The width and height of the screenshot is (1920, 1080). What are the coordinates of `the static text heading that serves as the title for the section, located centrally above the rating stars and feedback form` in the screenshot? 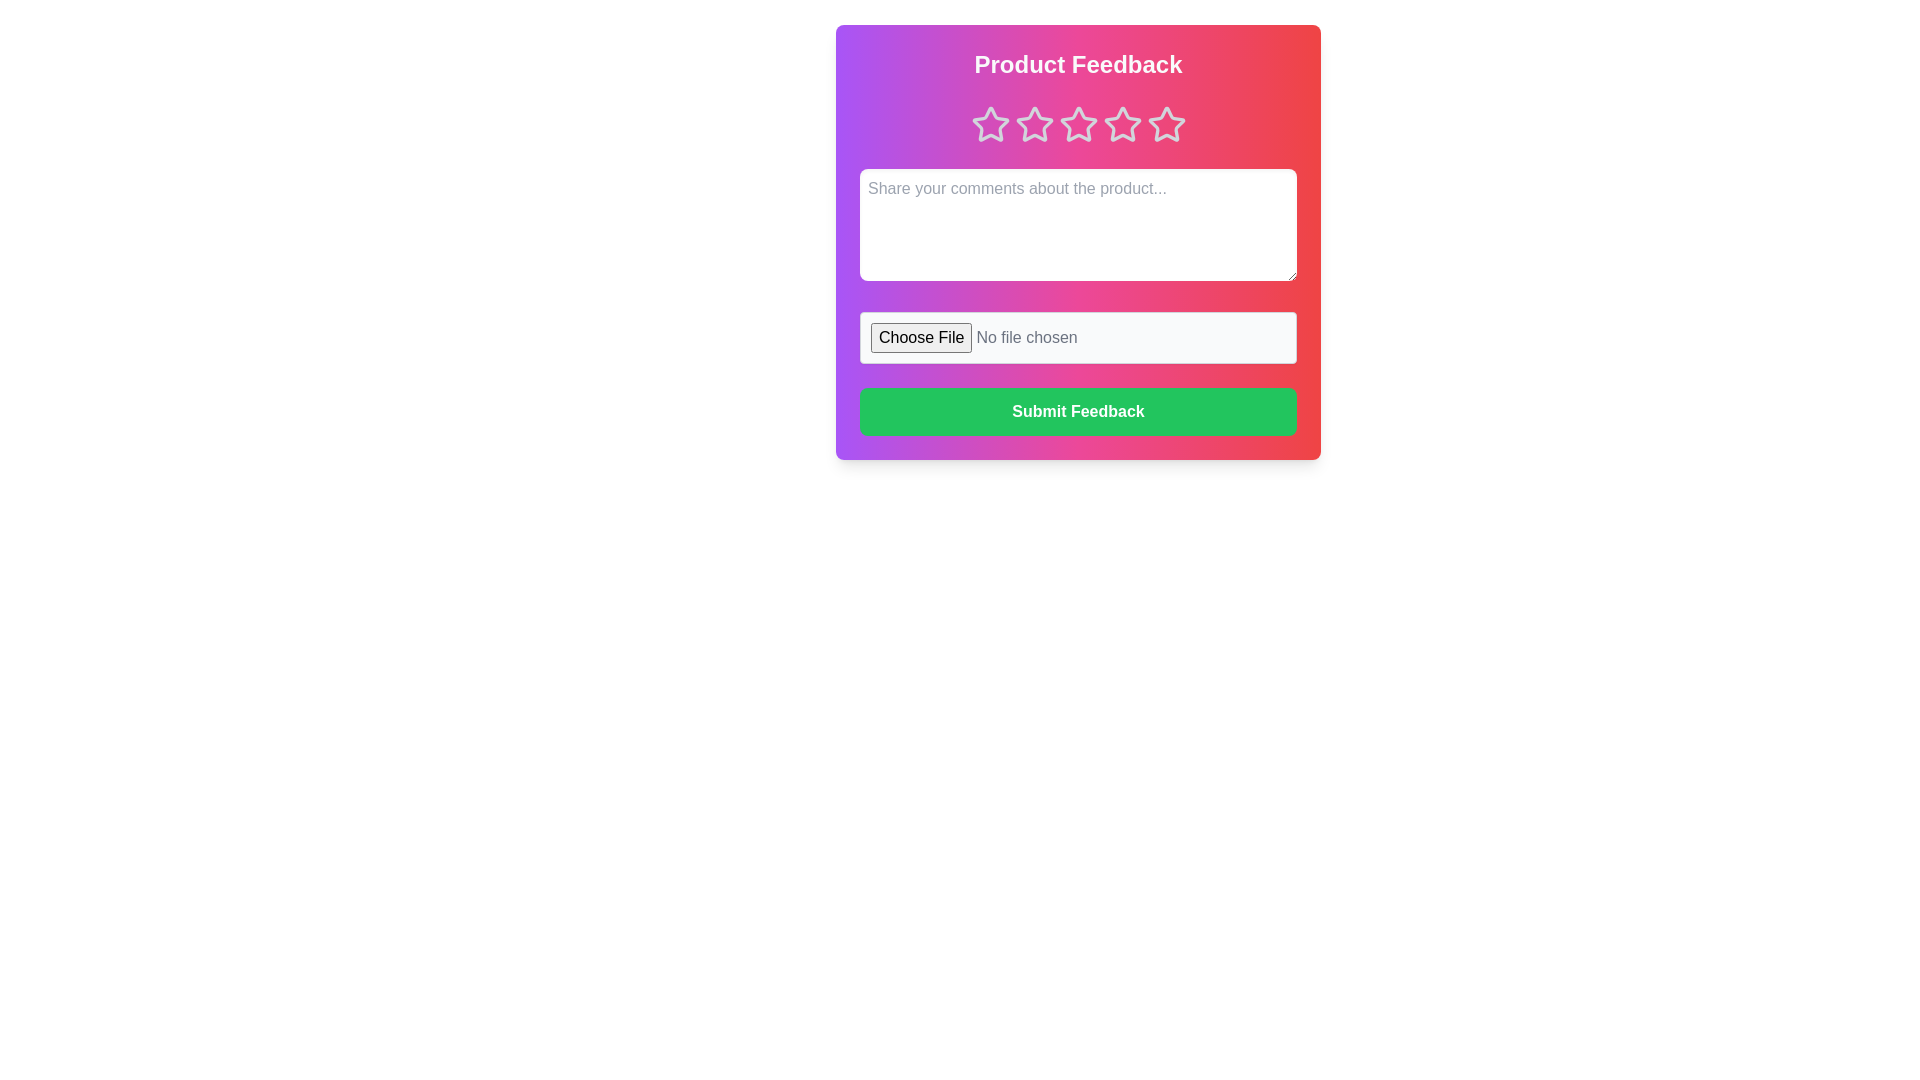 It's located at (1077, 64).